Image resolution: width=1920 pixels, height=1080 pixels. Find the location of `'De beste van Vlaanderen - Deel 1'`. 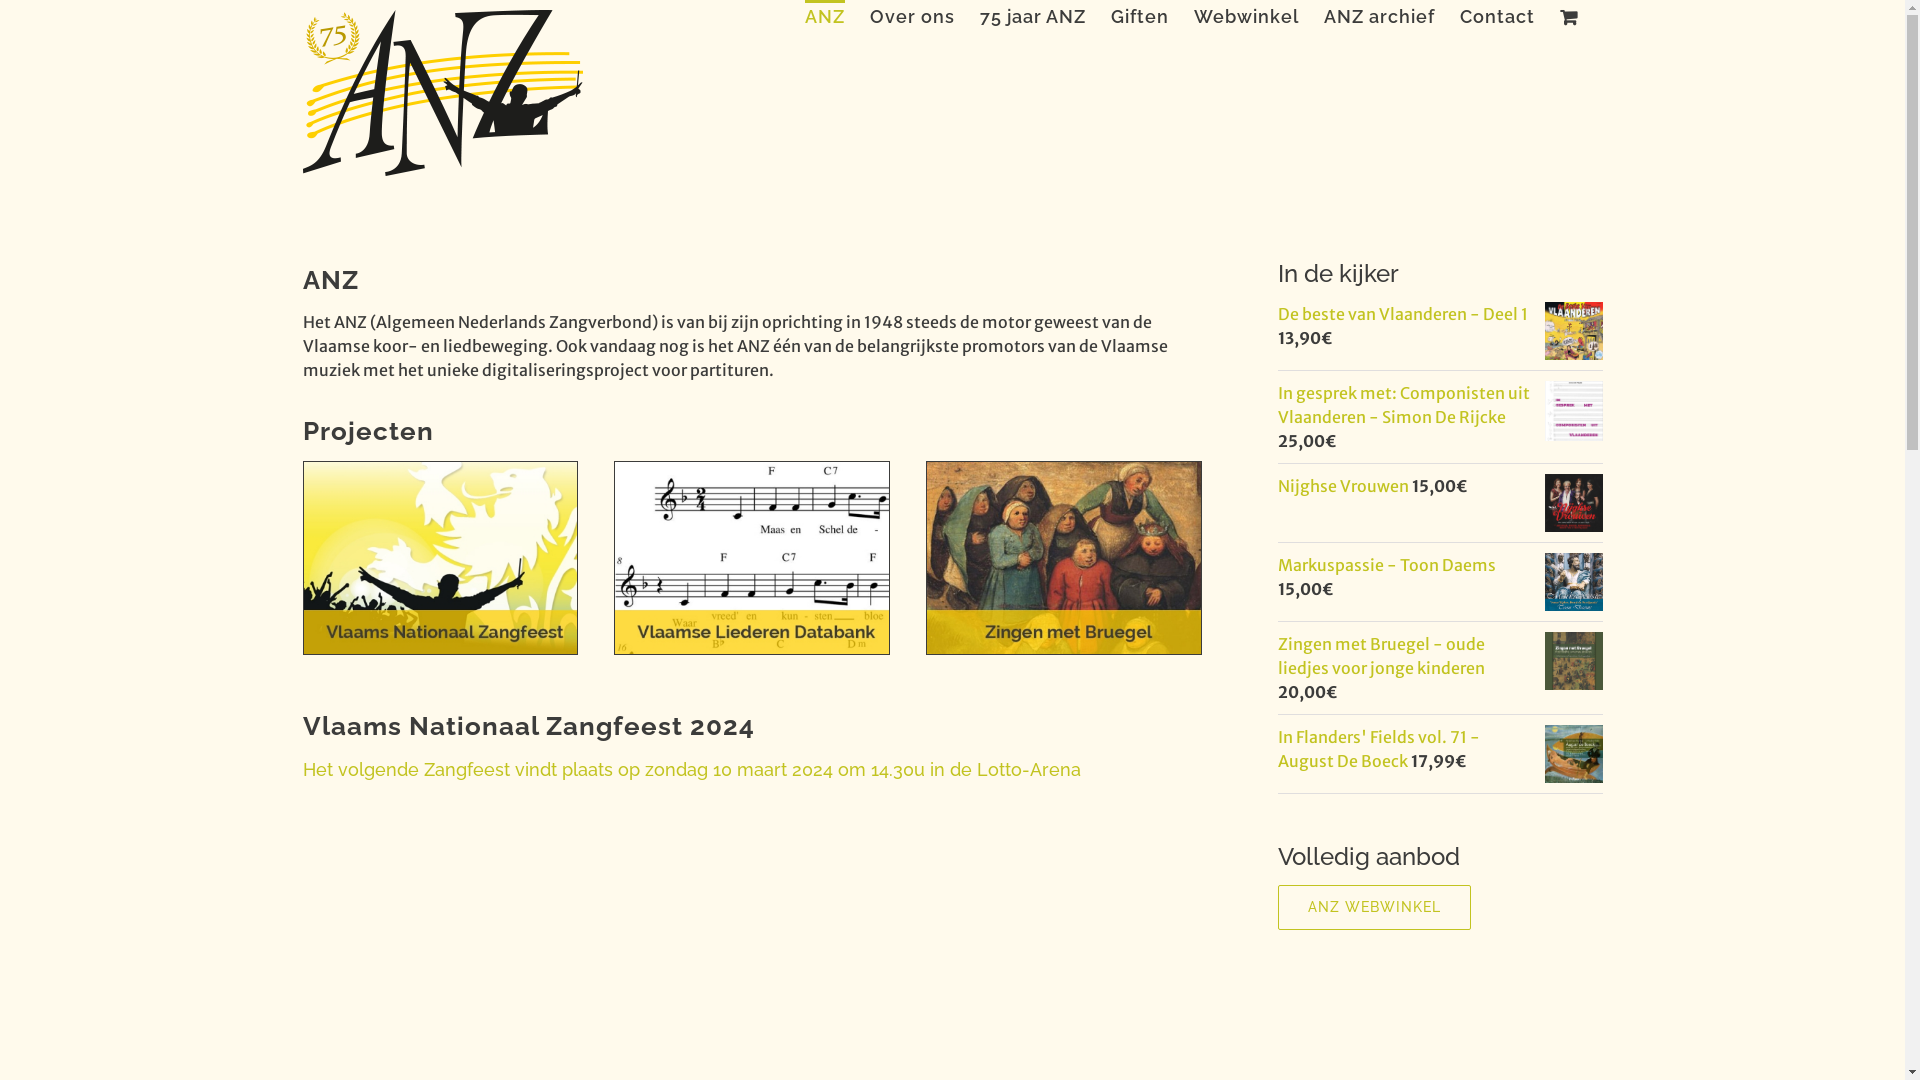

'De beste van Vlaanderen - Deel 1' is located at coordinates (1401, 313).